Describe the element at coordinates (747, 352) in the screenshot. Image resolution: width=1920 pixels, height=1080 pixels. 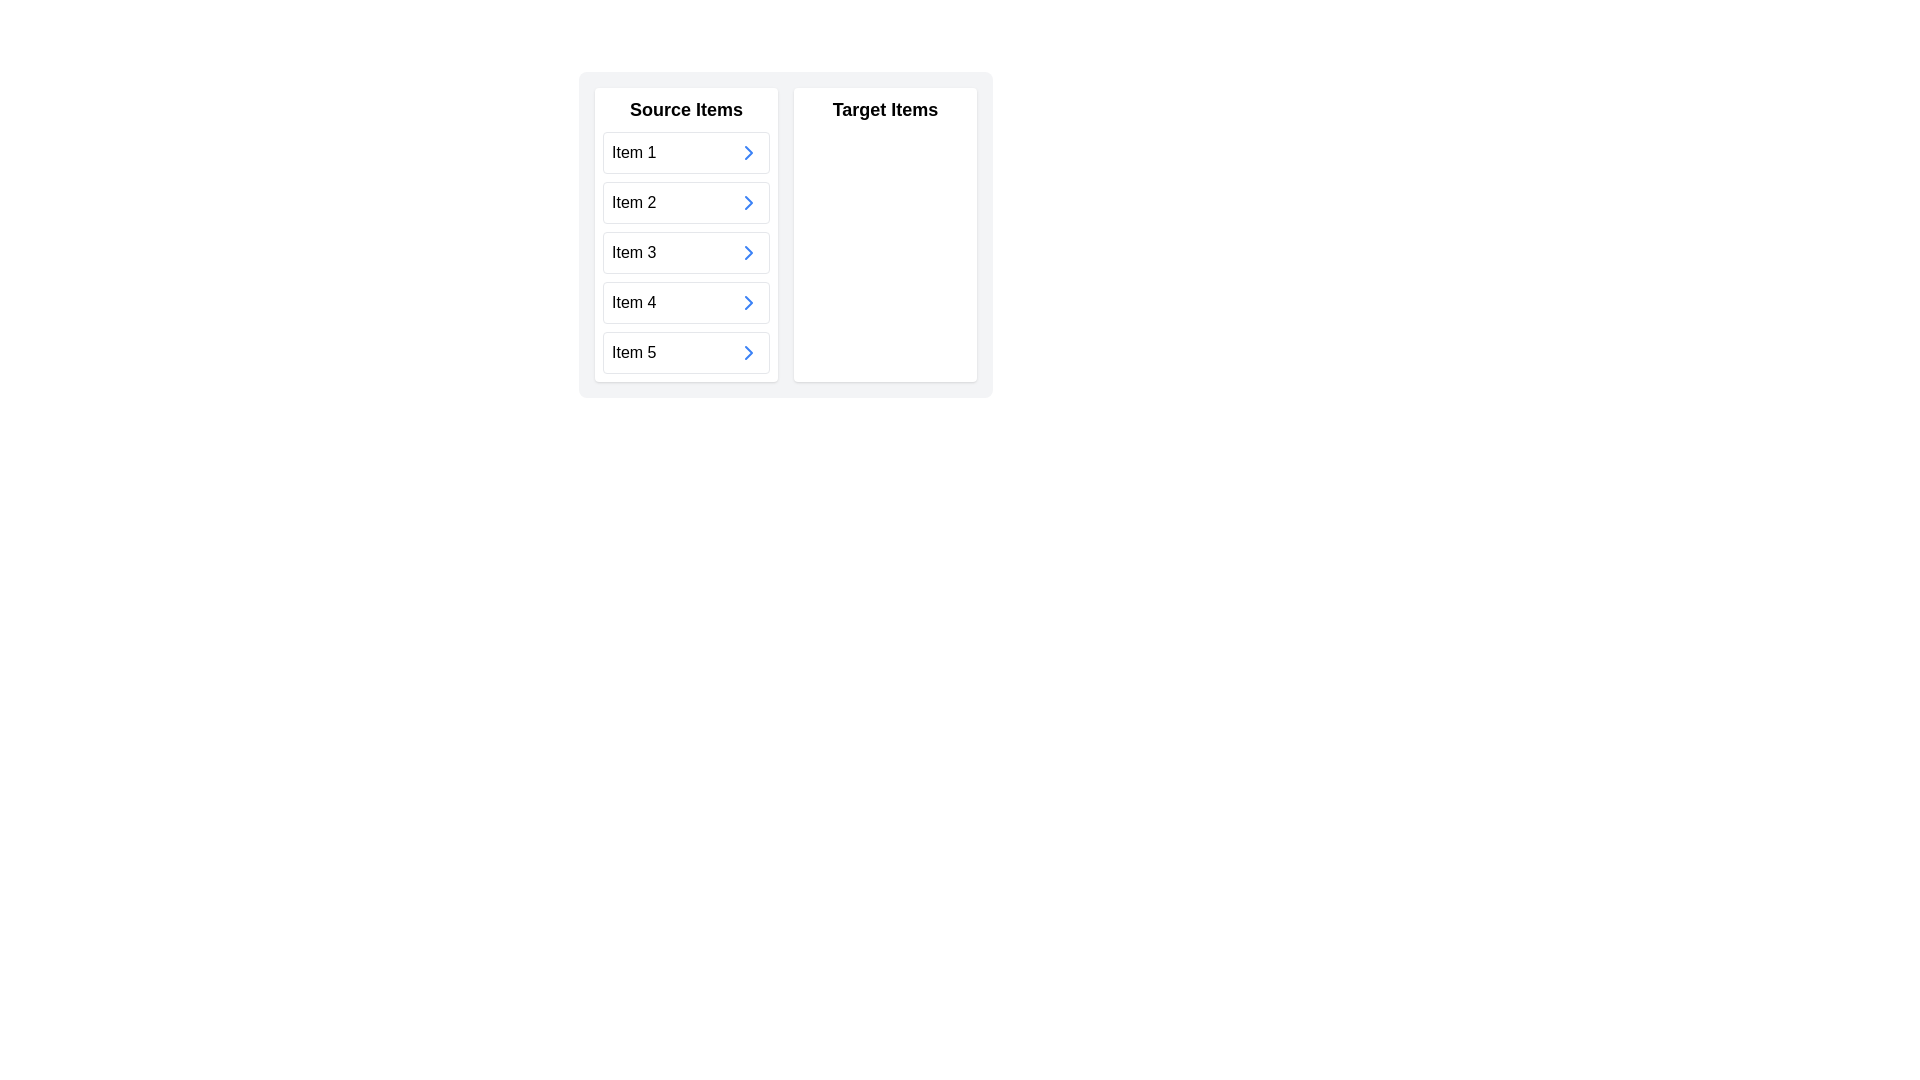
I see `the rightmost chevron icon in the 'Source Items' list corresponding to 'Item 5'` at that location.